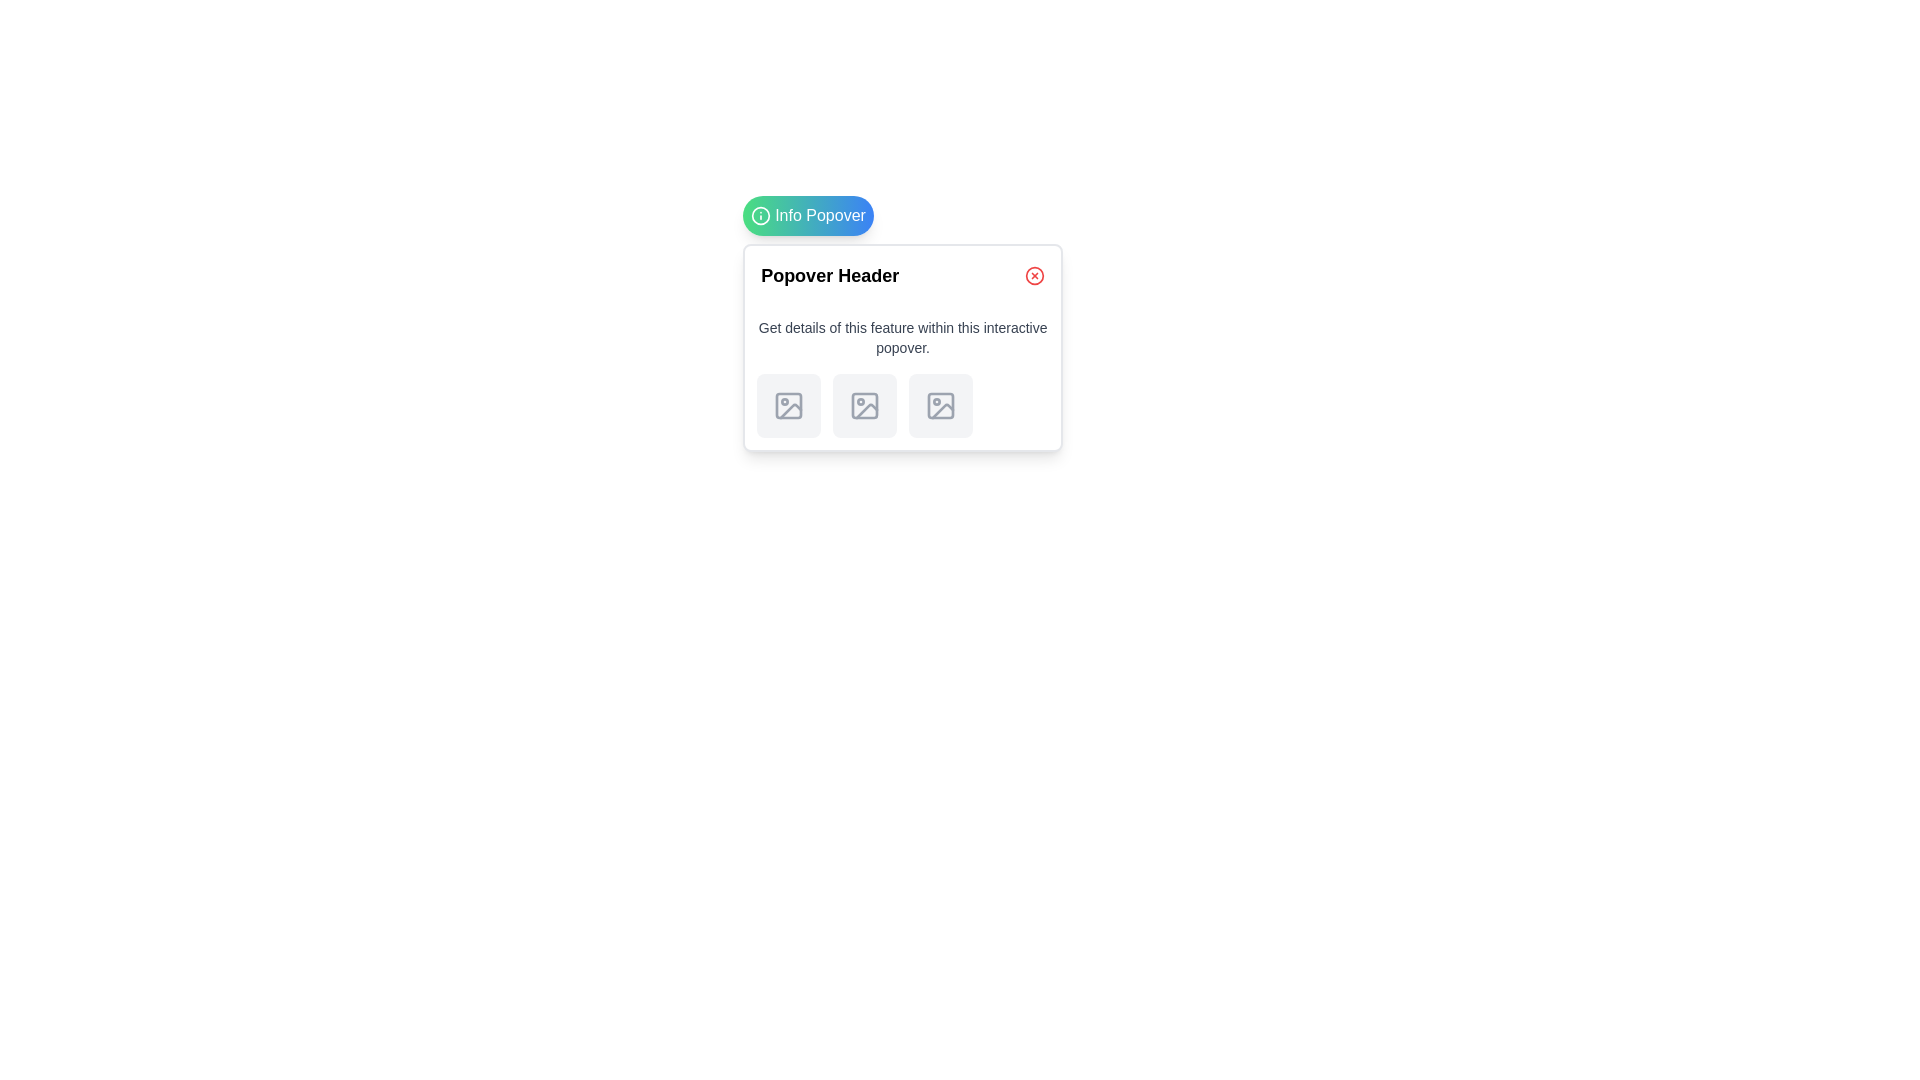 The height and width of the screenshot is (1080, 1920). Describe the element at coordinates (940, 405) in the screenshot. I see `the square icon with a light gray background and rounded corners, which contains a placeholder image illustration, located on the rightmost side of a row within the 'Popover Header'` at that location.